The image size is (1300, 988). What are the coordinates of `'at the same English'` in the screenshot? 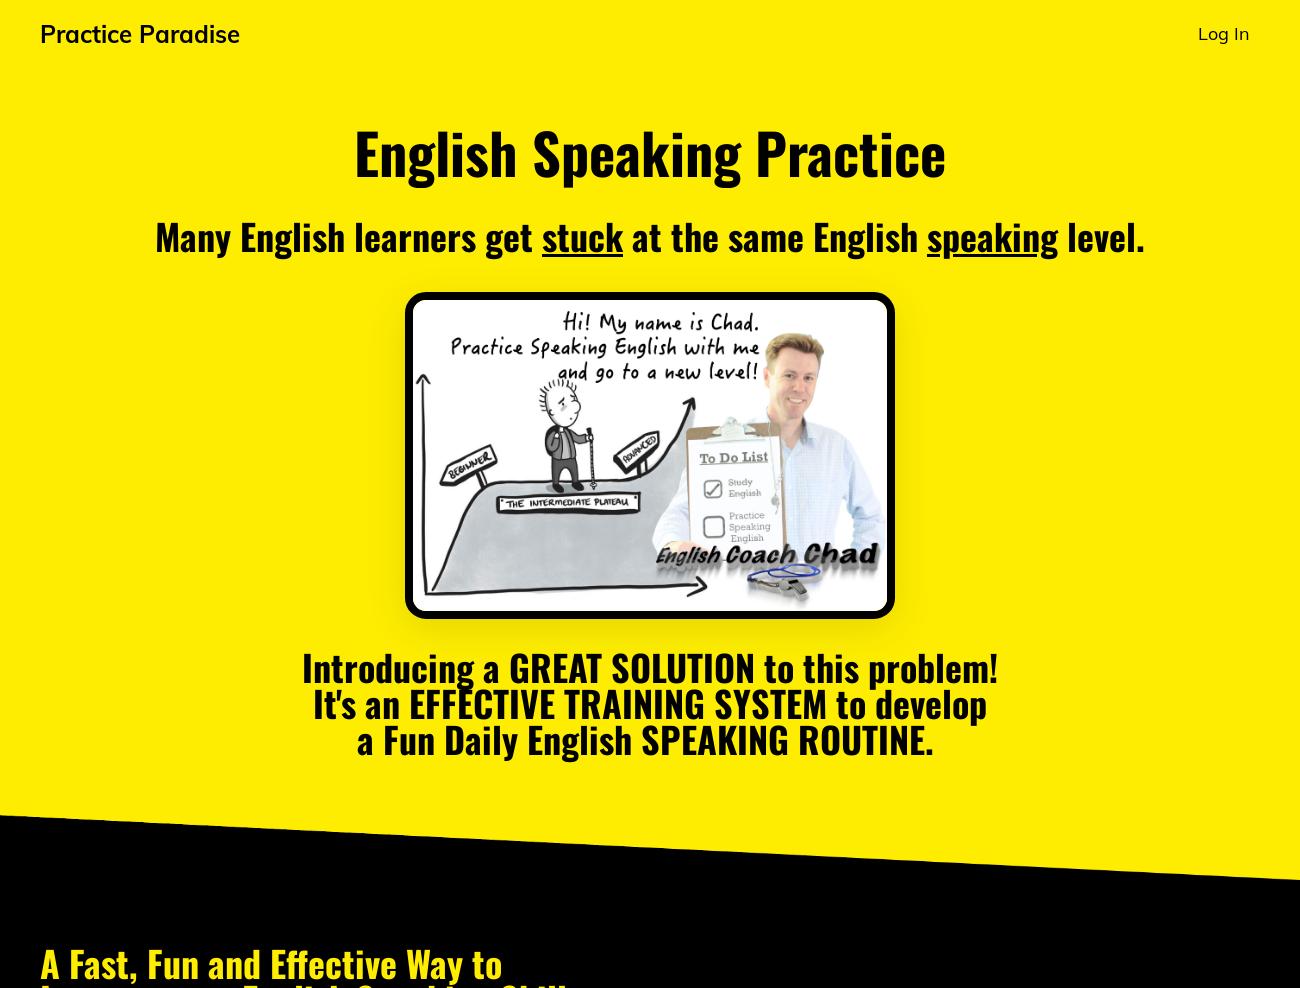 It's located at (774, 234).